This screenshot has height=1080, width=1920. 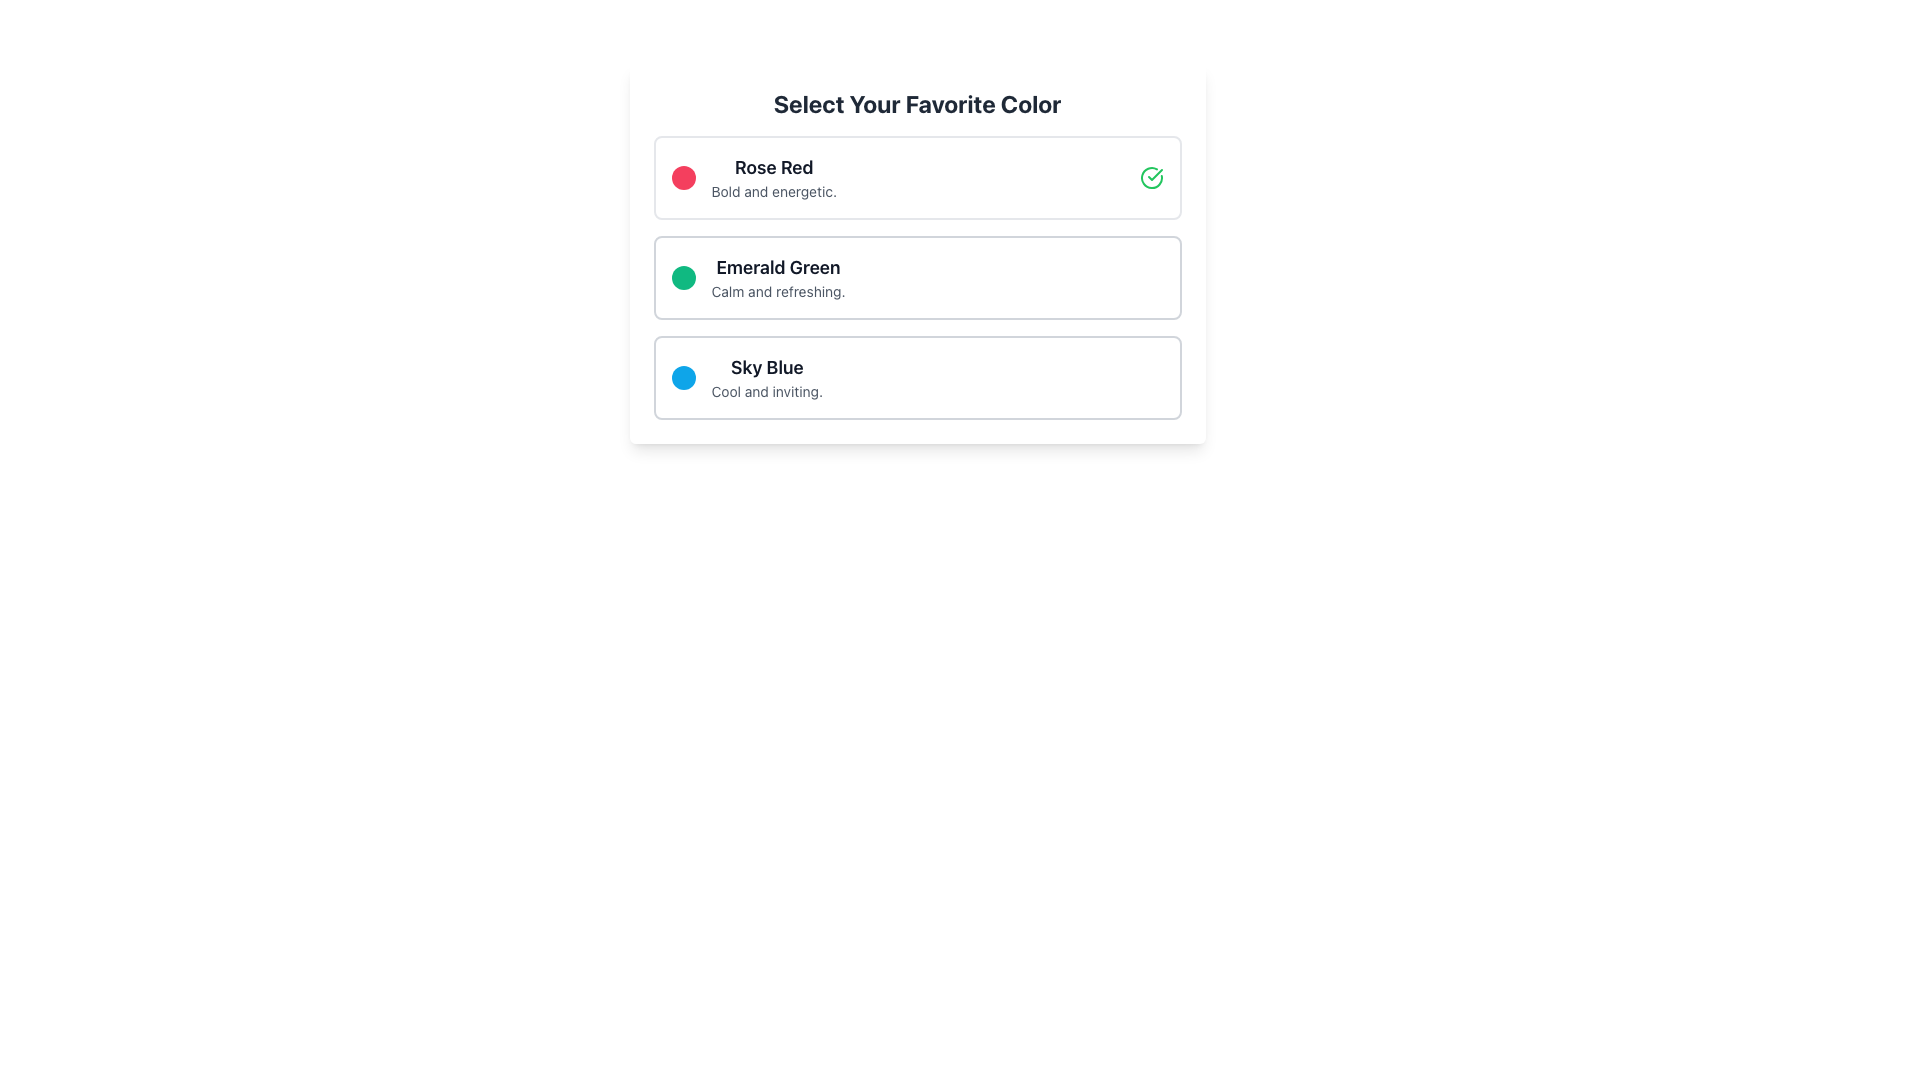 I want to click on the small green circle icon representing the color selection for 'Emerald Green' located in the second option of the list, so click(x=683, y=277).